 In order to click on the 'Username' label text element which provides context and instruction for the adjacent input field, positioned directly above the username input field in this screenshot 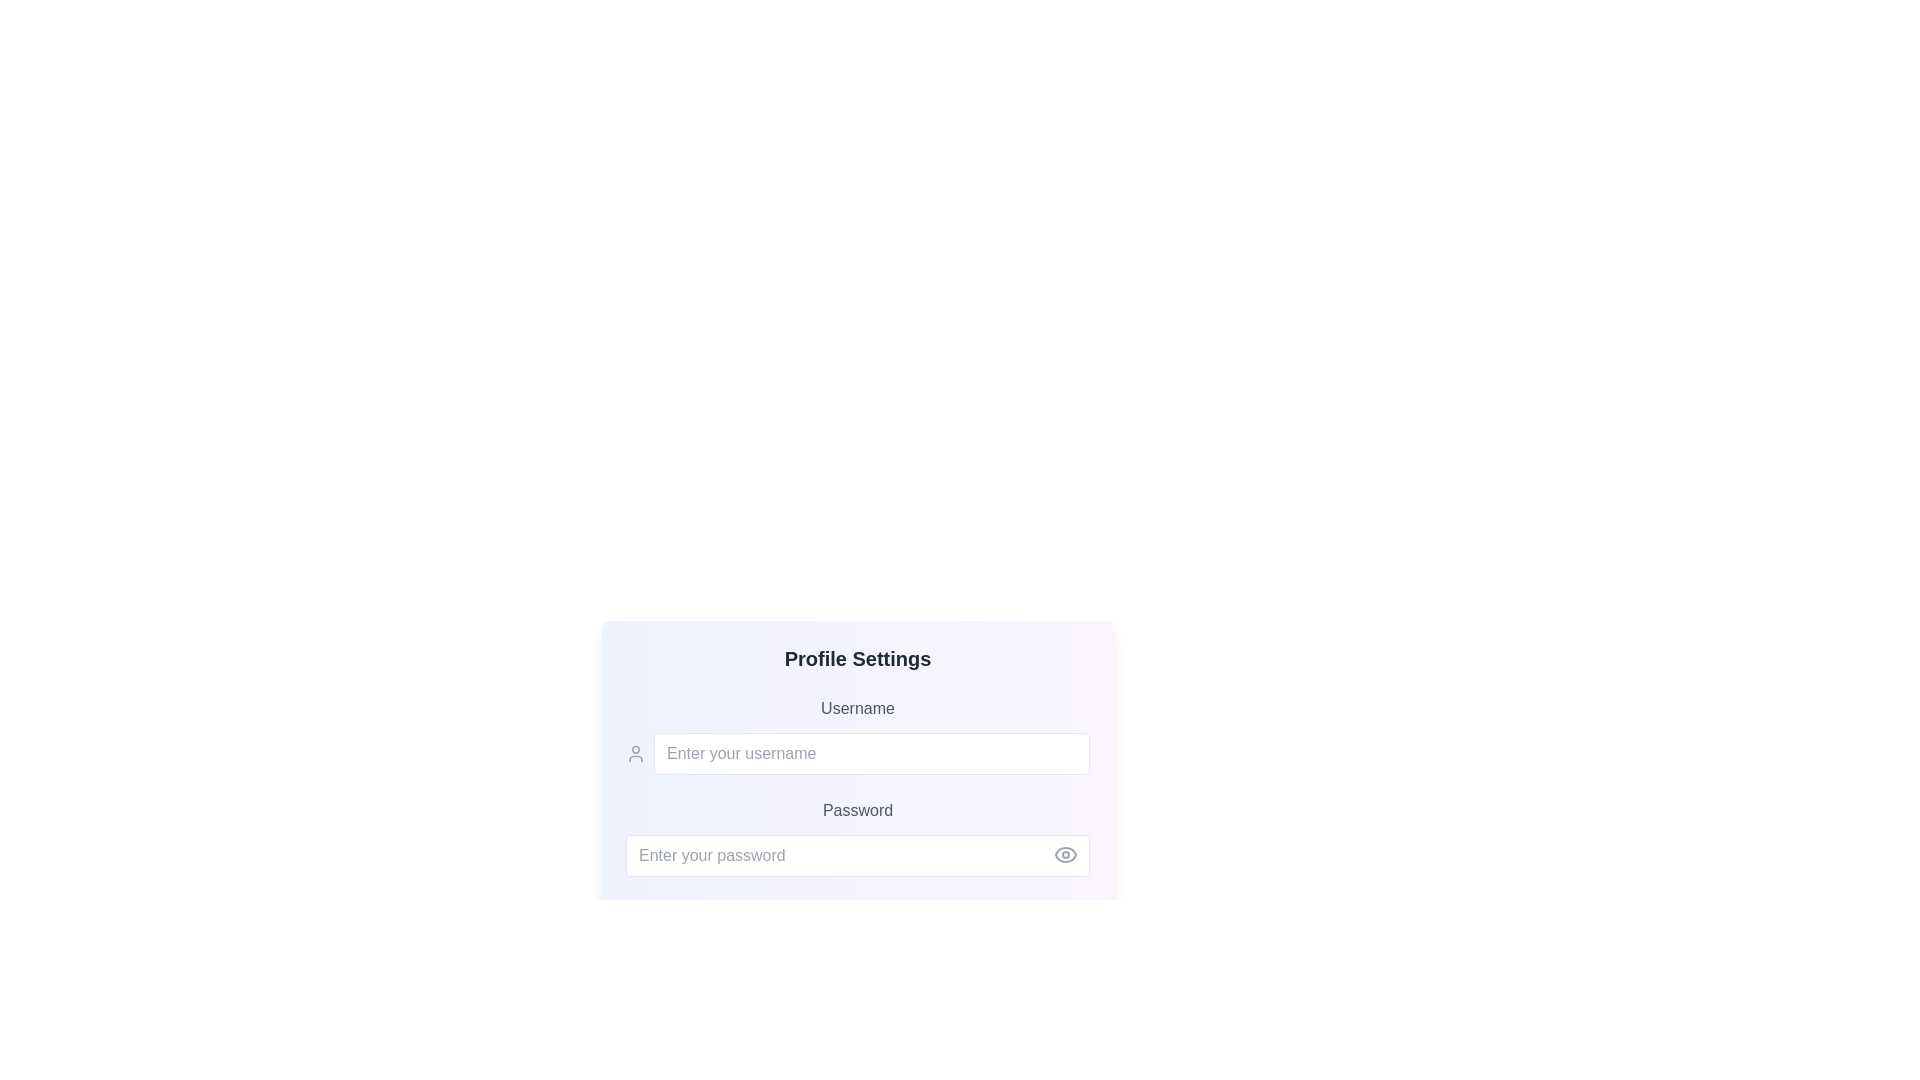, I will do `click(858, 708)`.